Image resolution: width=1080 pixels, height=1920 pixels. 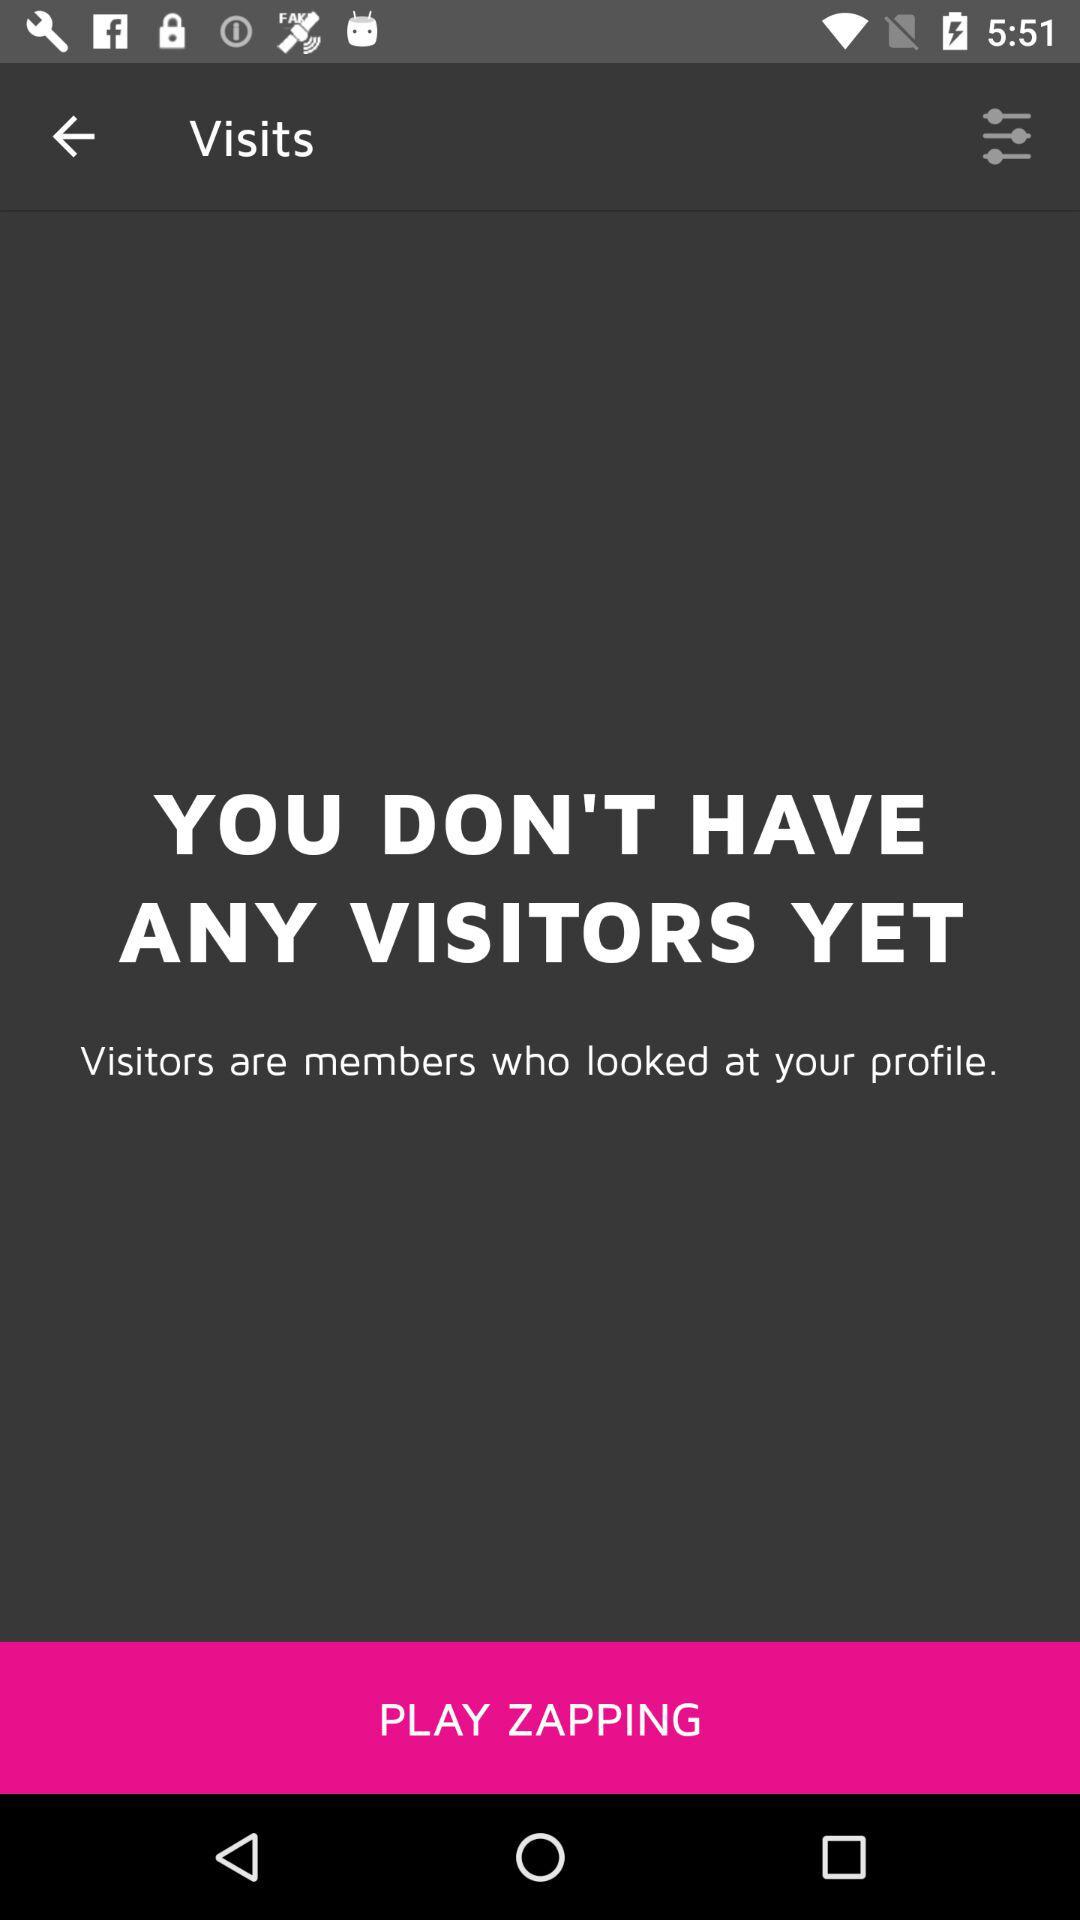 I want to click on the item next to visits icon, so click(x=1006, y=135).